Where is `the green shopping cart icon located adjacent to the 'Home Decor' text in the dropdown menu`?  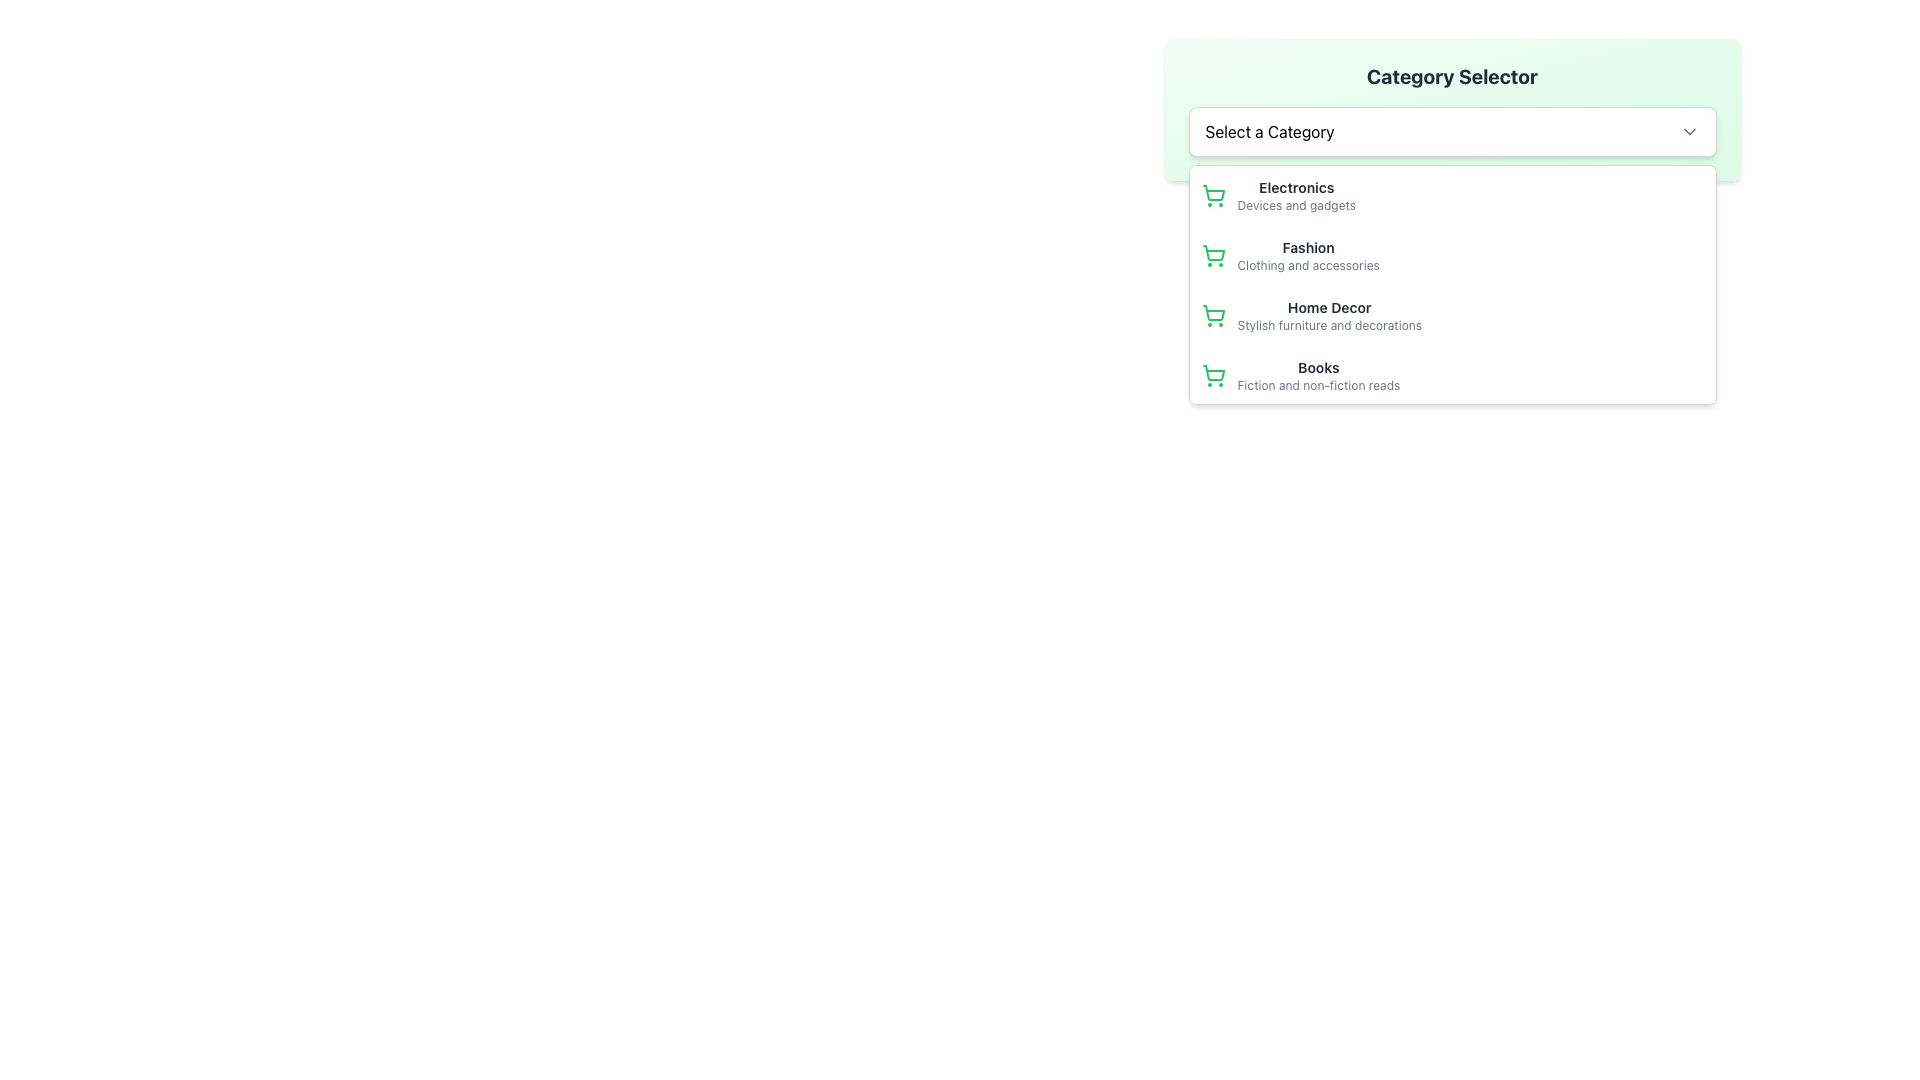 the green shopping cart icon located adjacent to the 'Home Decor' text in the dropdown menu is located at coordinates (1212, 315).